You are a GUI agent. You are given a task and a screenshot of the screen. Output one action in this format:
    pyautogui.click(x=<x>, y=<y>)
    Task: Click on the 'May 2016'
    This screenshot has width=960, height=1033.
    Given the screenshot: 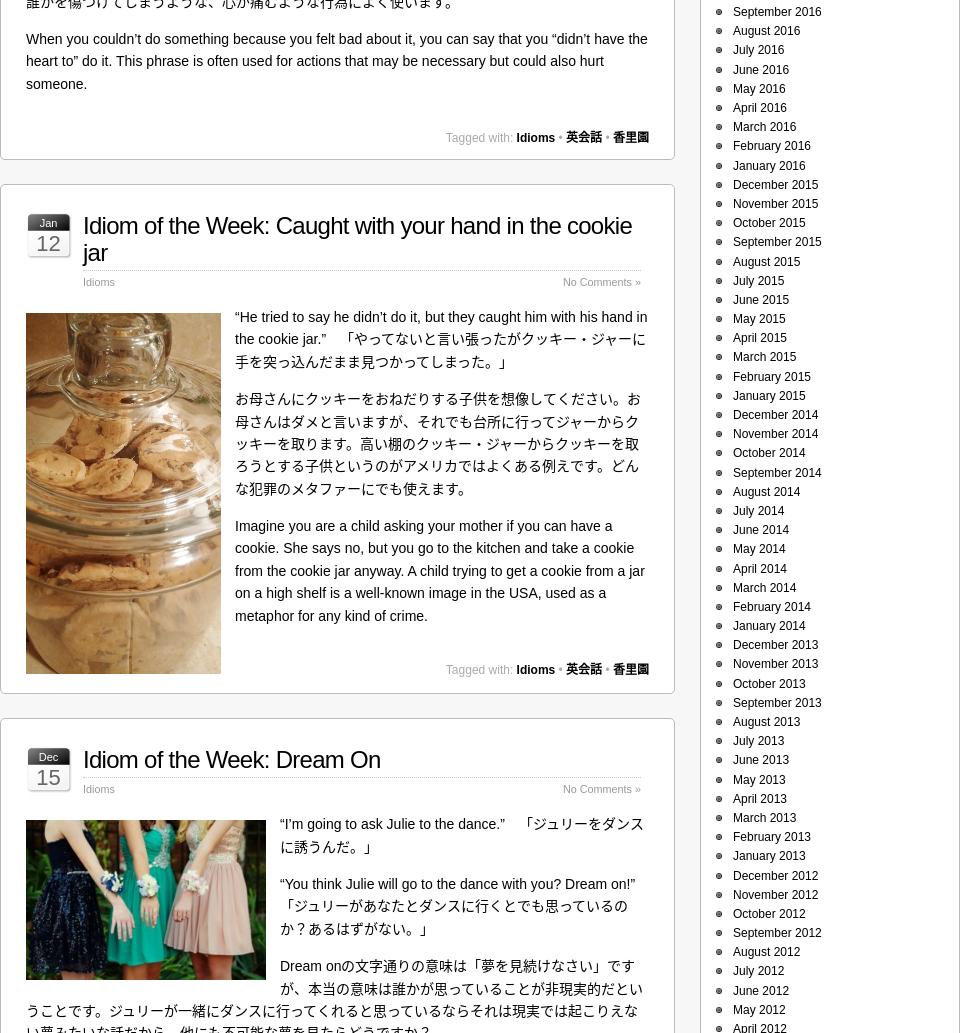 What is the action you would take?
    pyautogui.click(x=757, y=88)
    